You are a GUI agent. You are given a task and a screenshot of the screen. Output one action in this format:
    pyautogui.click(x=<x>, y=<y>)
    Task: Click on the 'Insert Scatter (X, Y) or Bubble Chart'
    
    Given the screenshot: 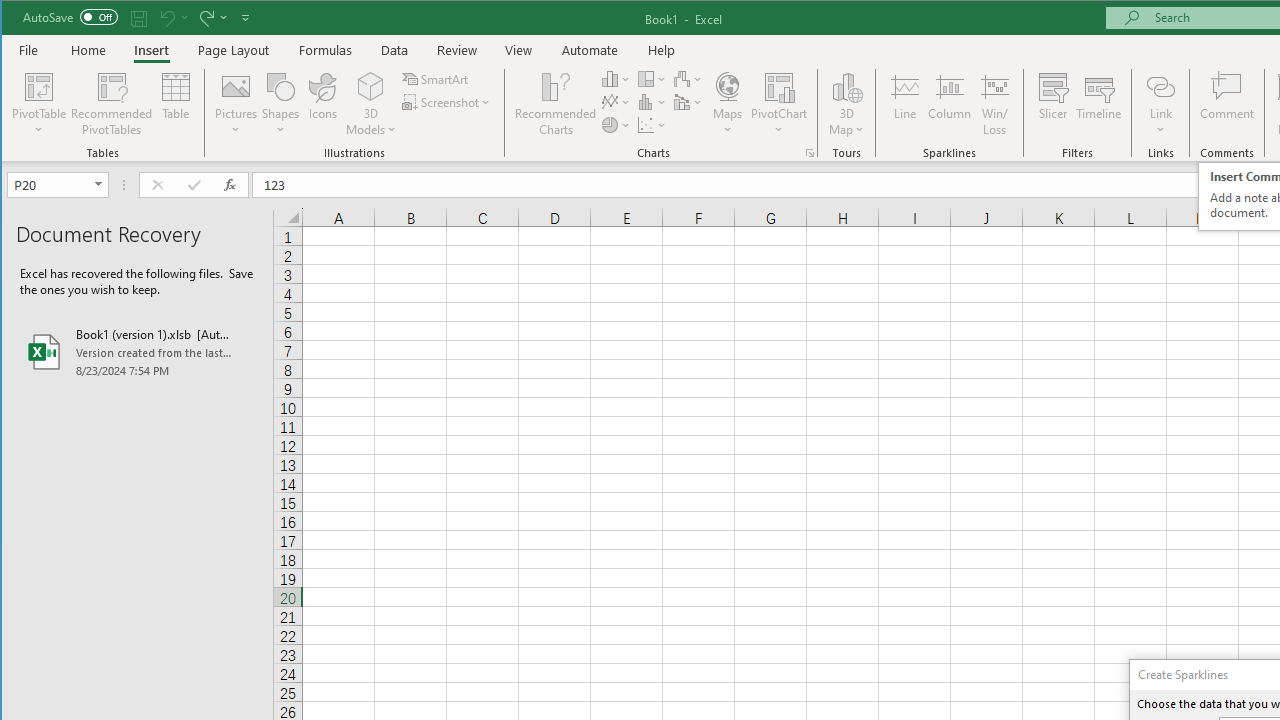 What is the action you would take?
    pyautogui.click(x=652, y=125)
    